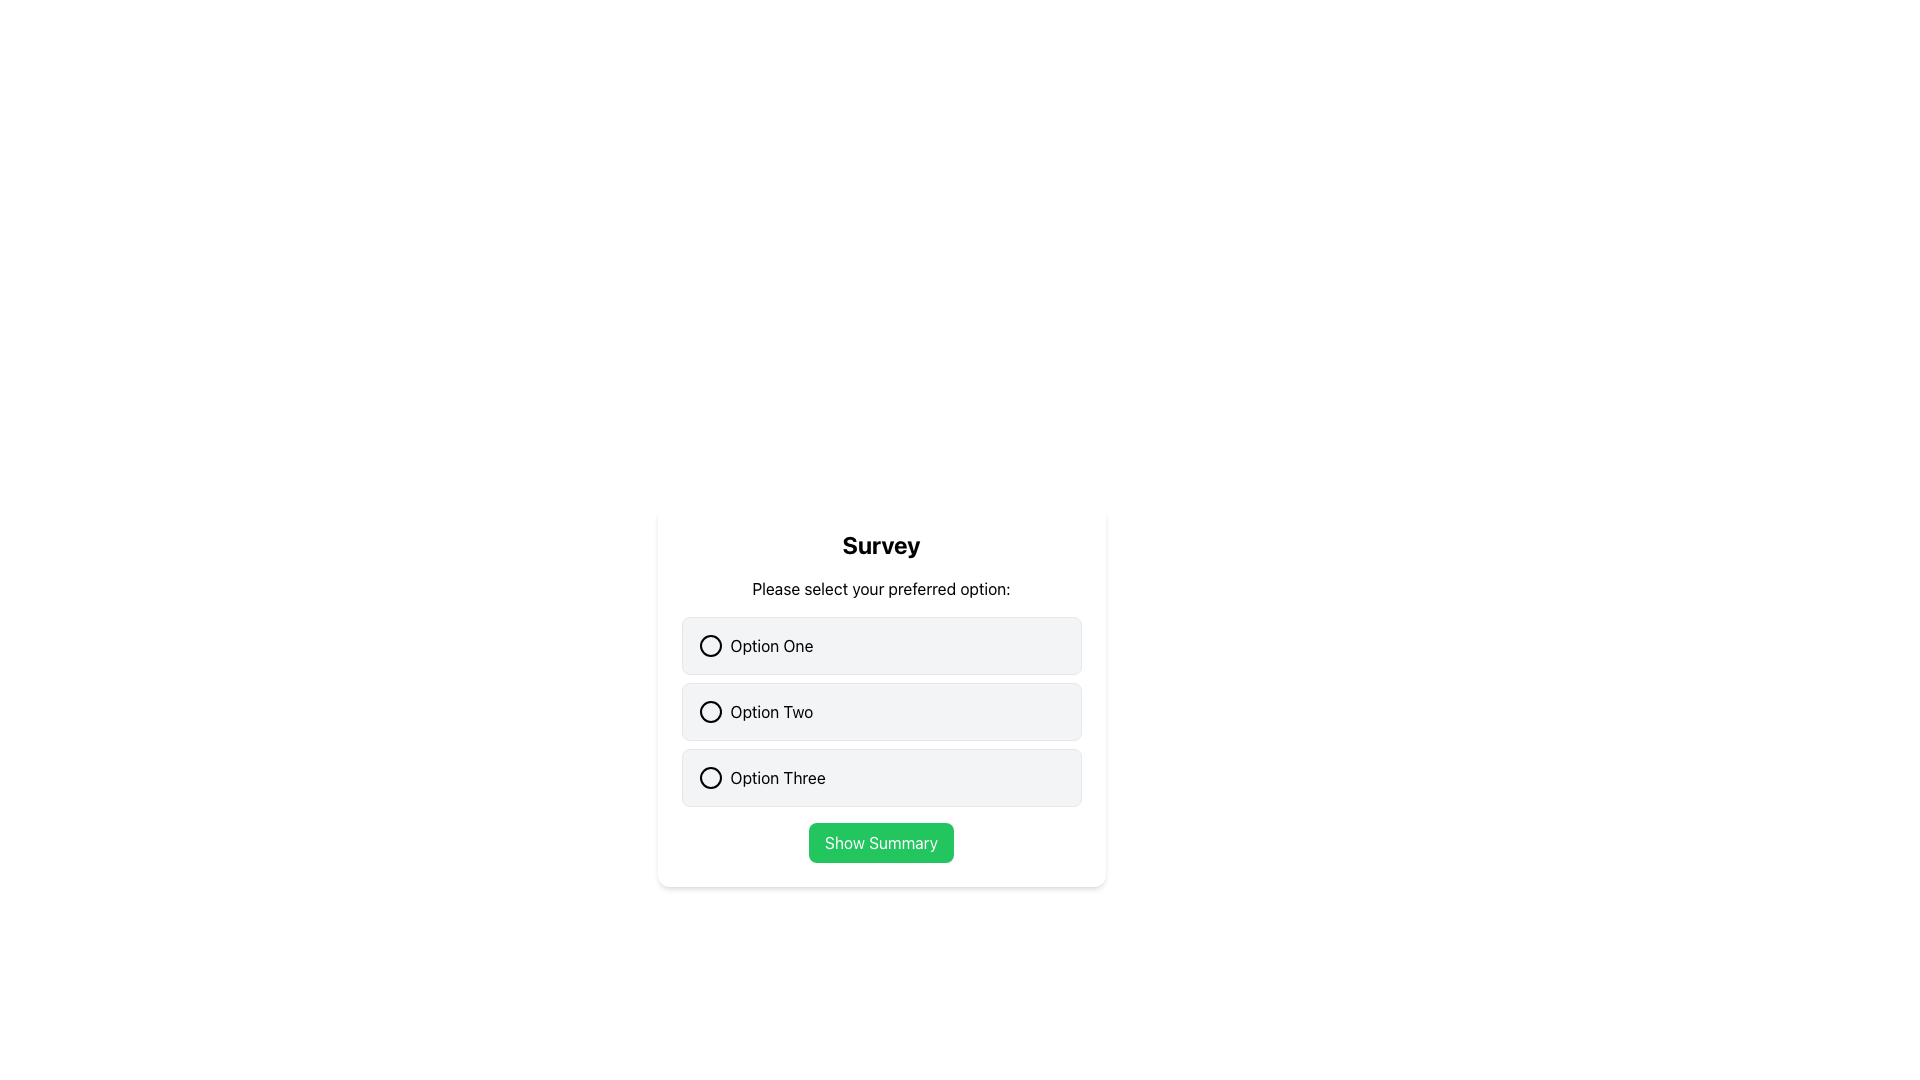 This screenshot has width=1920, height=1080. I want to click on the second selectable option in the vertical list of survey options, so click(880, 711).